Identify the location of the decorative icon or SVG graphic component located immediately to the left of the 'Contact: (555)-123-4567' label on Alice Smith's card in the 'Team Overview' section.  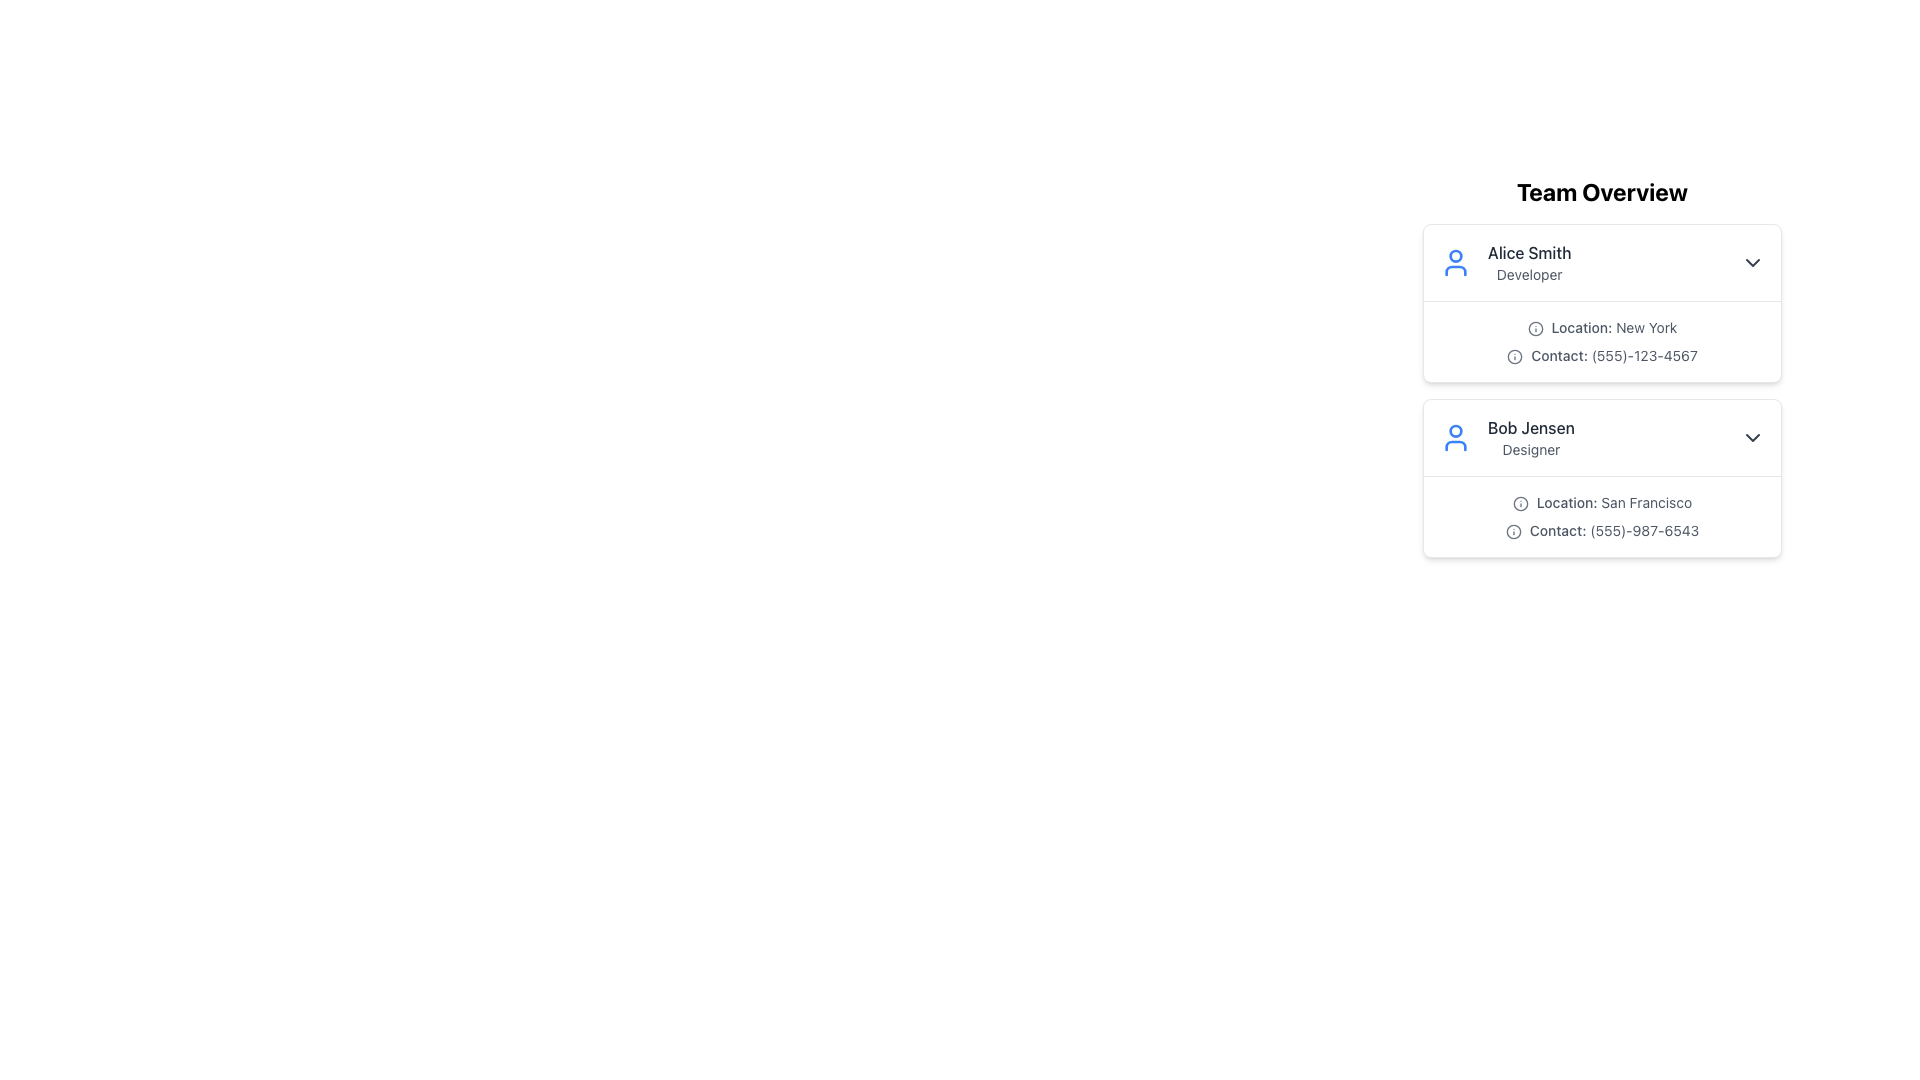
(1515, 356).